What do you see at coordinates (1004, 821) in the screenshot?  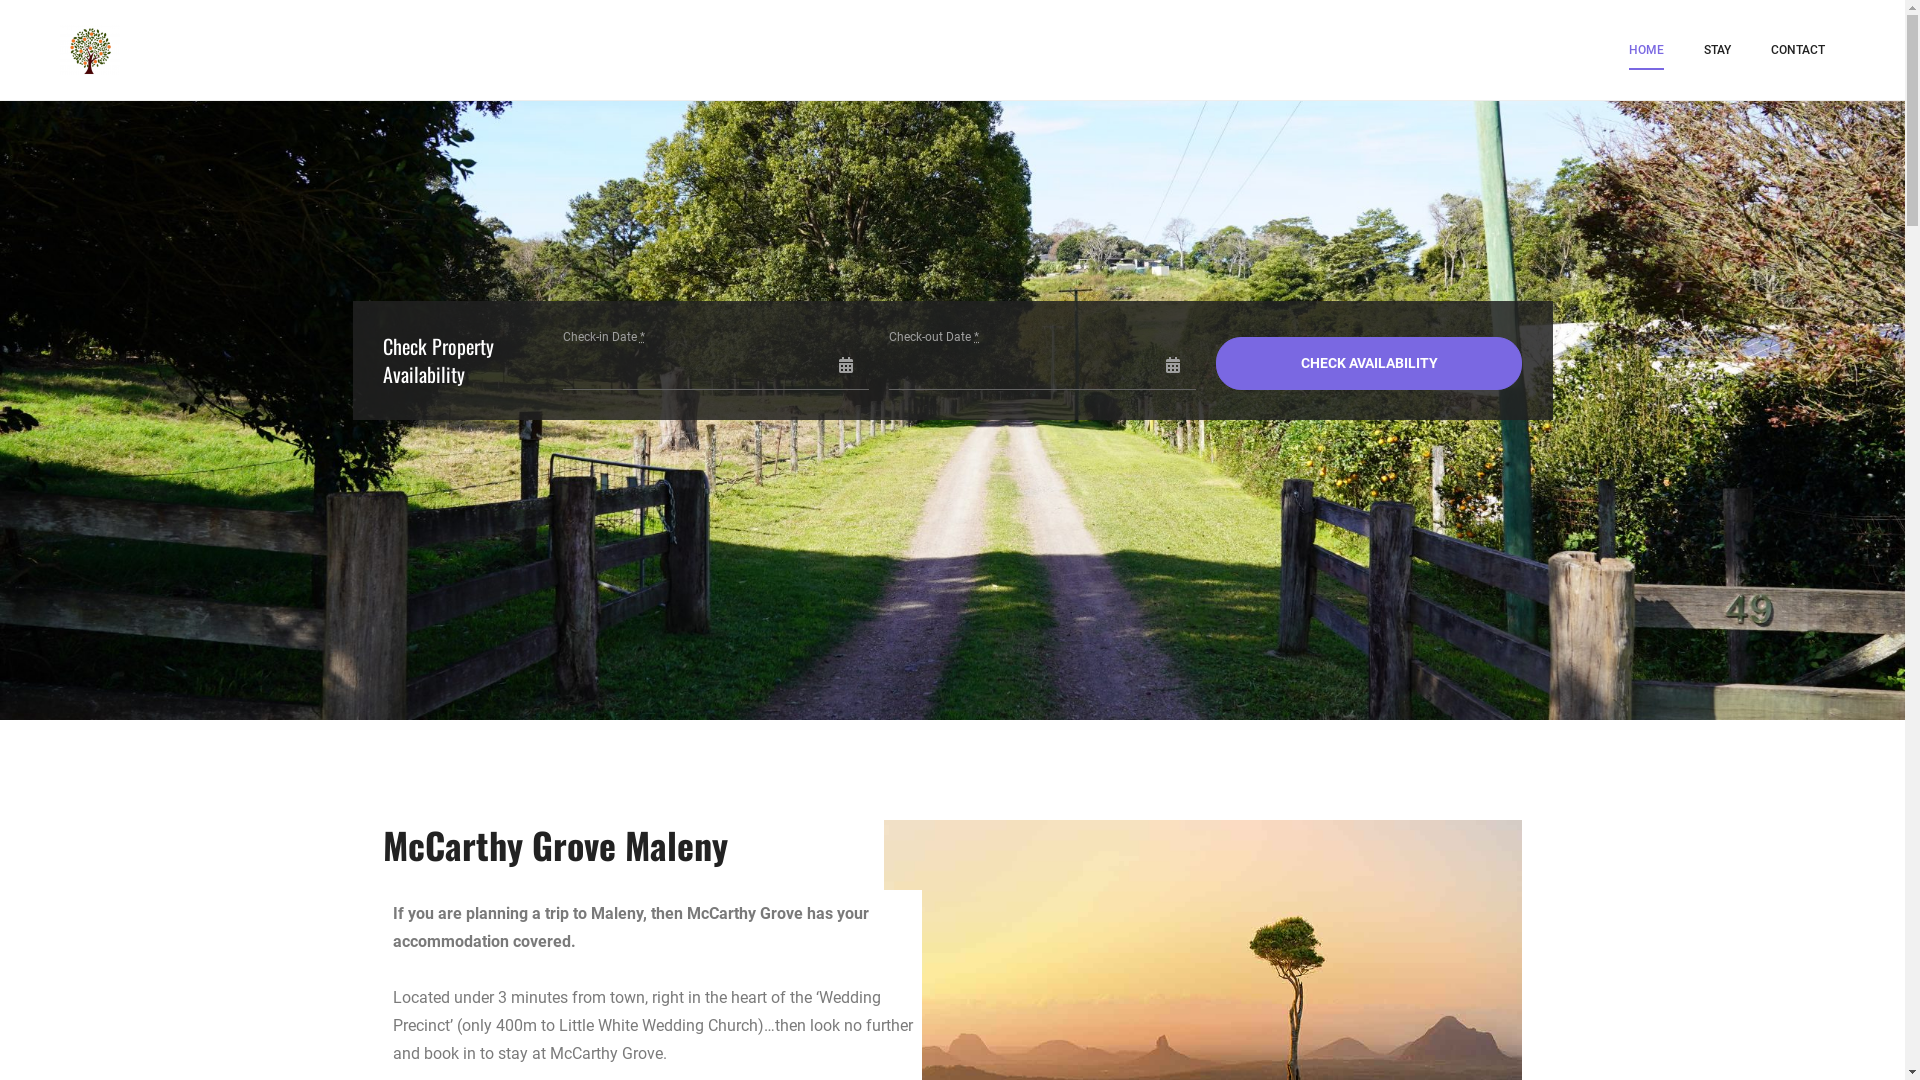 I see `'Tripadvisor'` at bounding box center [1004, 821].